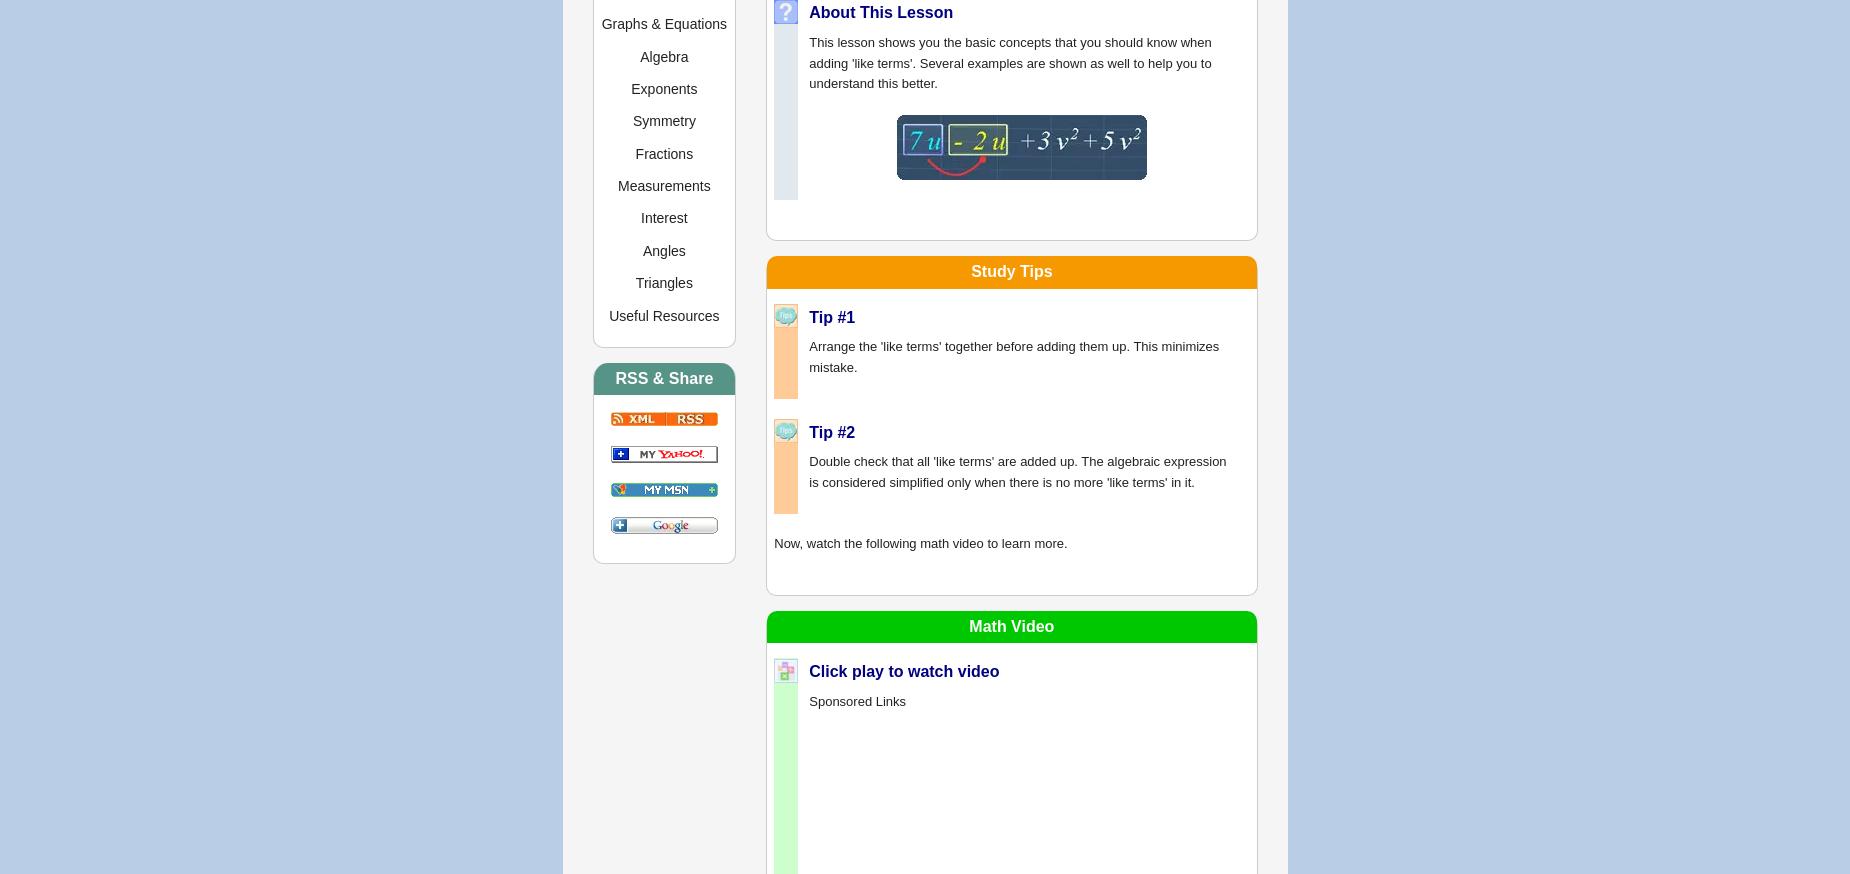 The width and height of the screenshot is (1850, 874). I want to click on 'Tip #2', so click(809, 431).